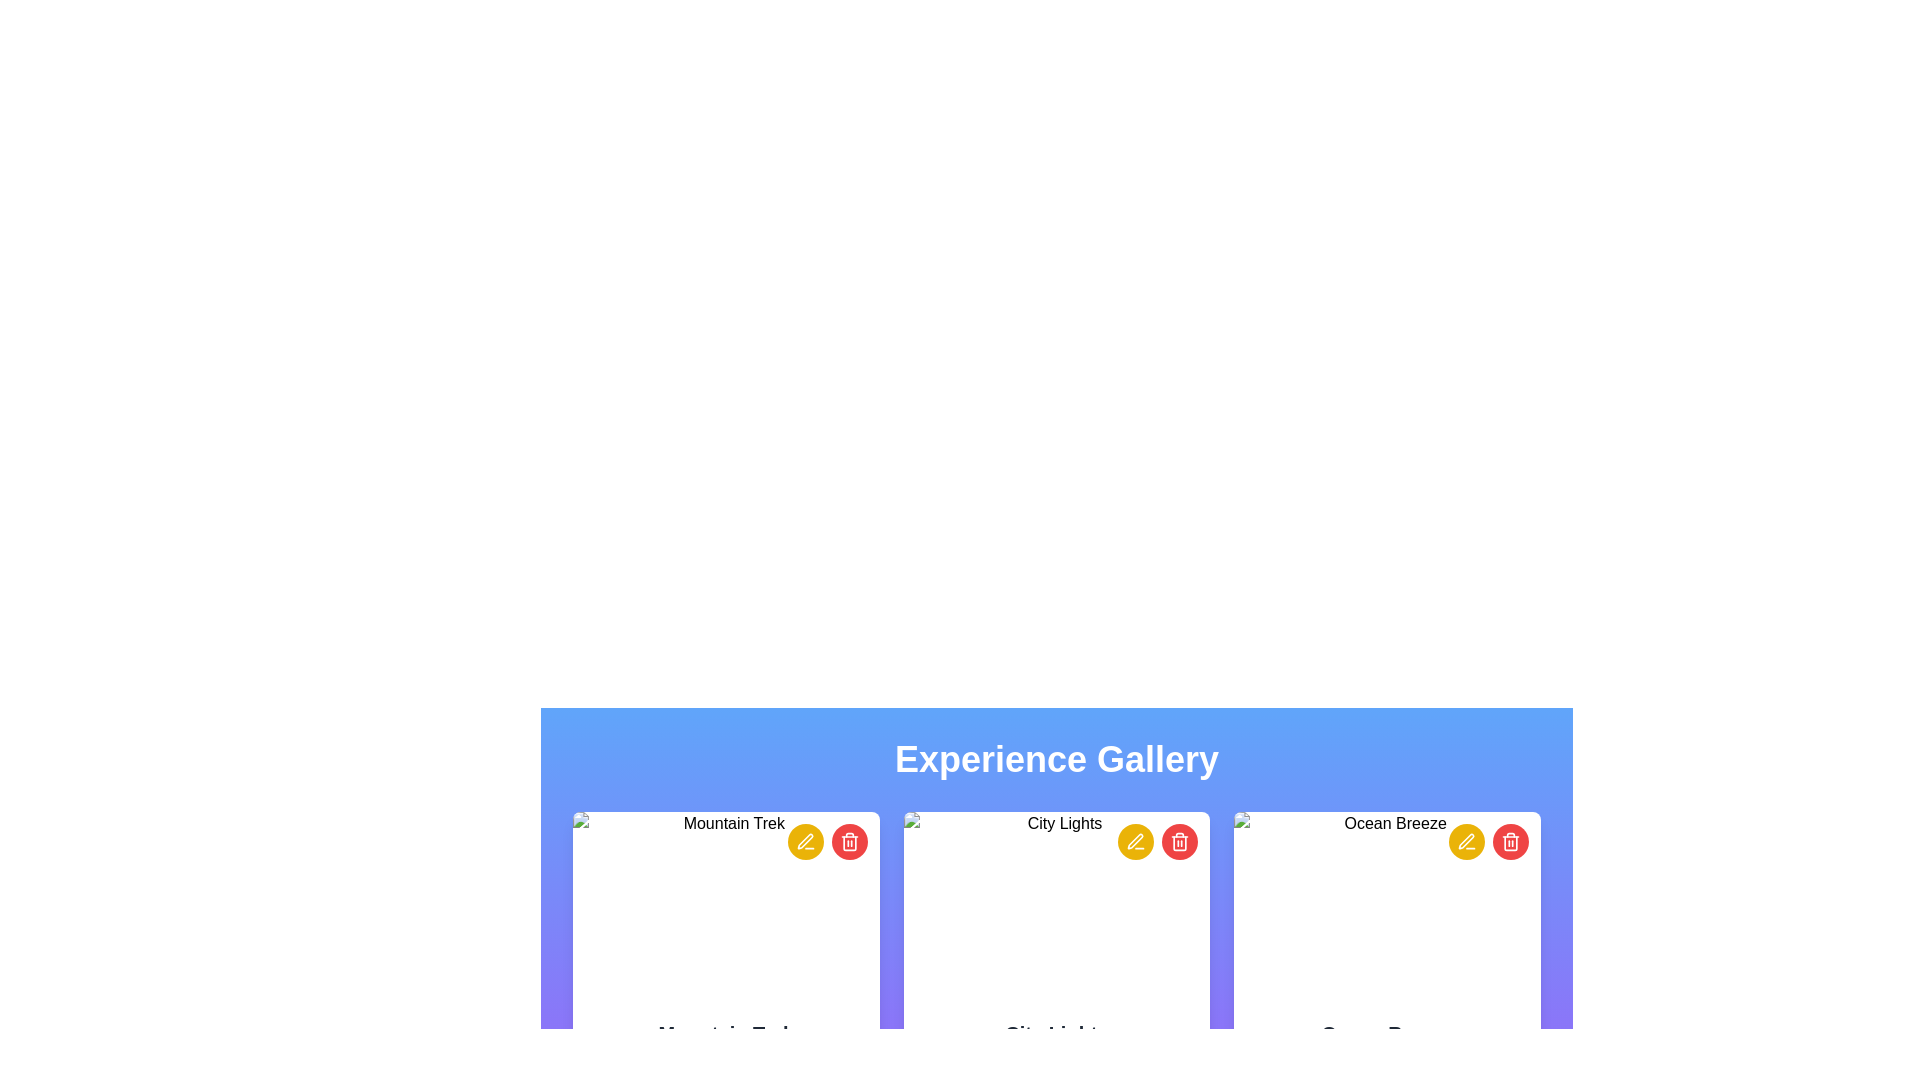 This screenshot has width=1920, height=1080. Describe the element at coordinates (1136, 841) in the screenshot. I see `the edit button located at the top-right corner of the card, which is the leftmost button adjacent to the red delete button, to trigger a visual effect` at that location.